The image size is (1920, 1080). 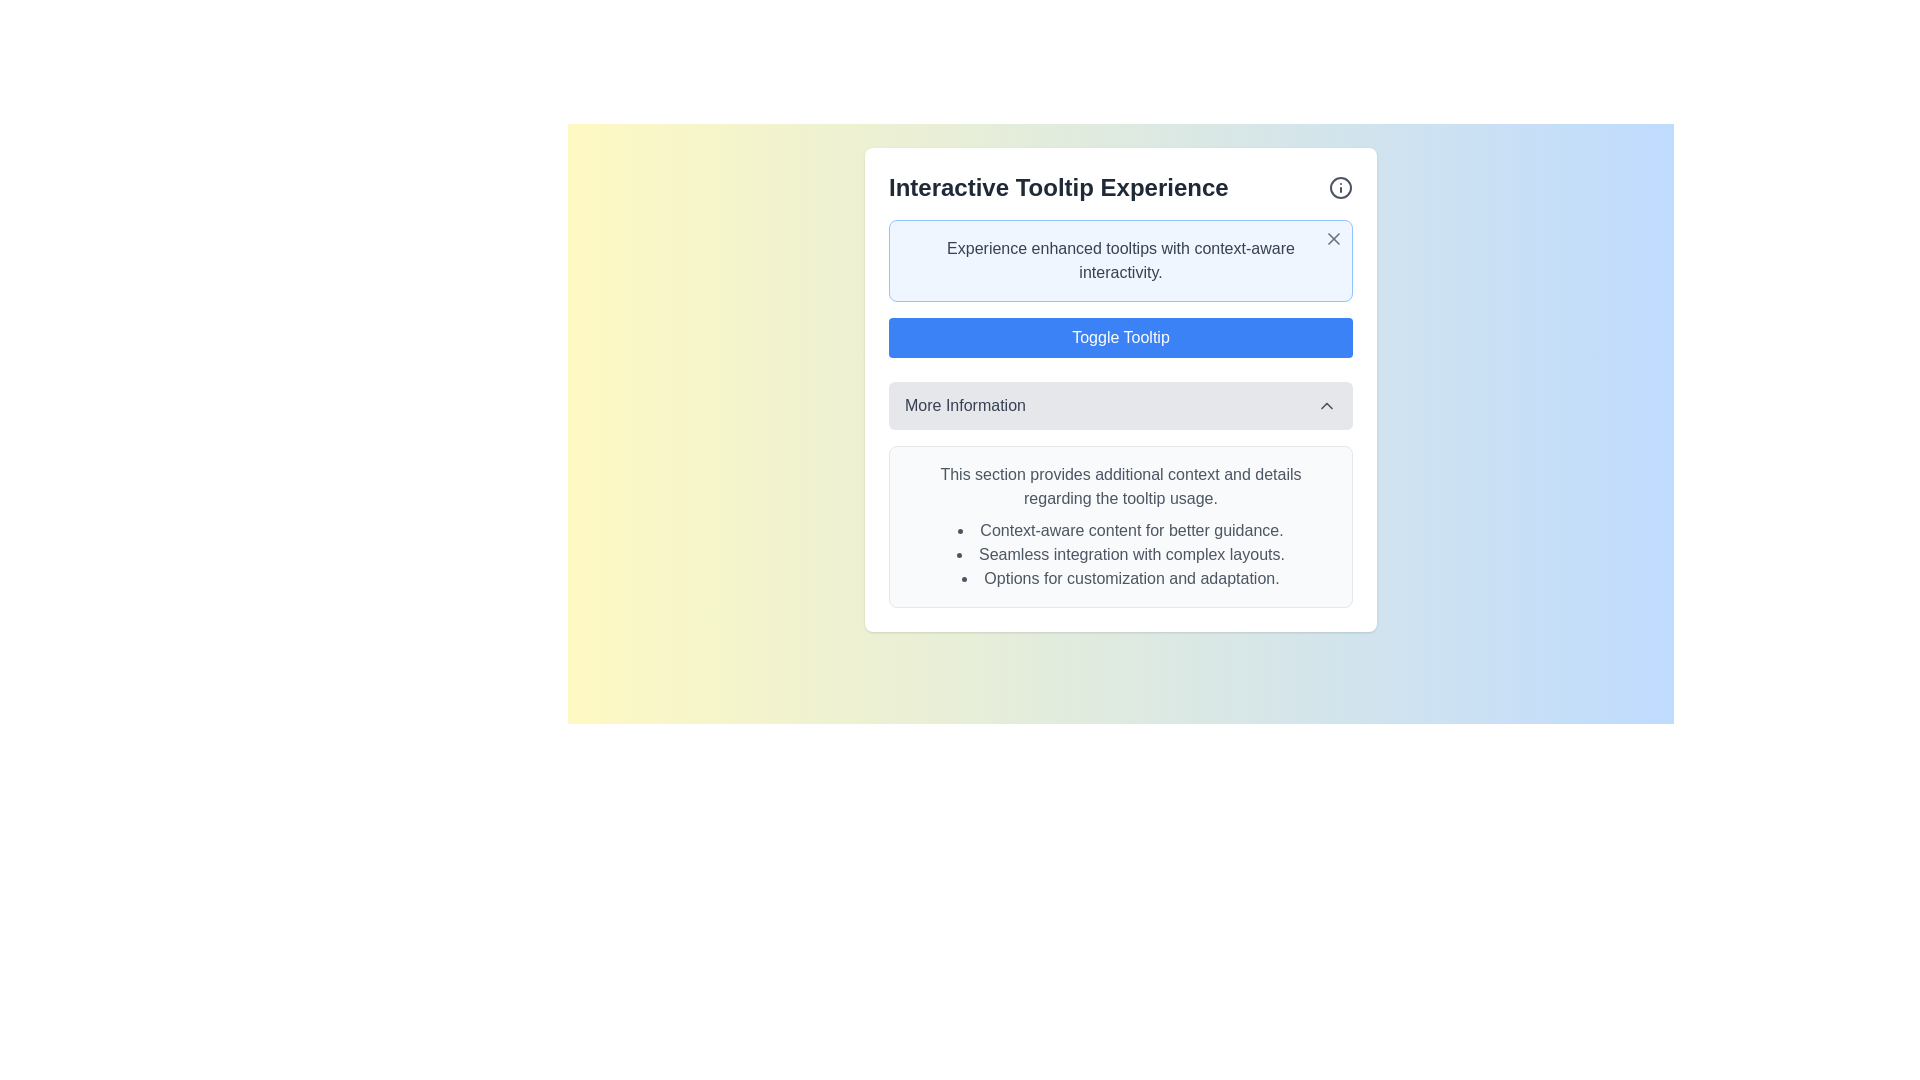 What do you see at coordinates (1121, 405) in the screenshot?
I see `the button located below the 'Toggle Tooltip' button` at bounding box center [1121, 405].